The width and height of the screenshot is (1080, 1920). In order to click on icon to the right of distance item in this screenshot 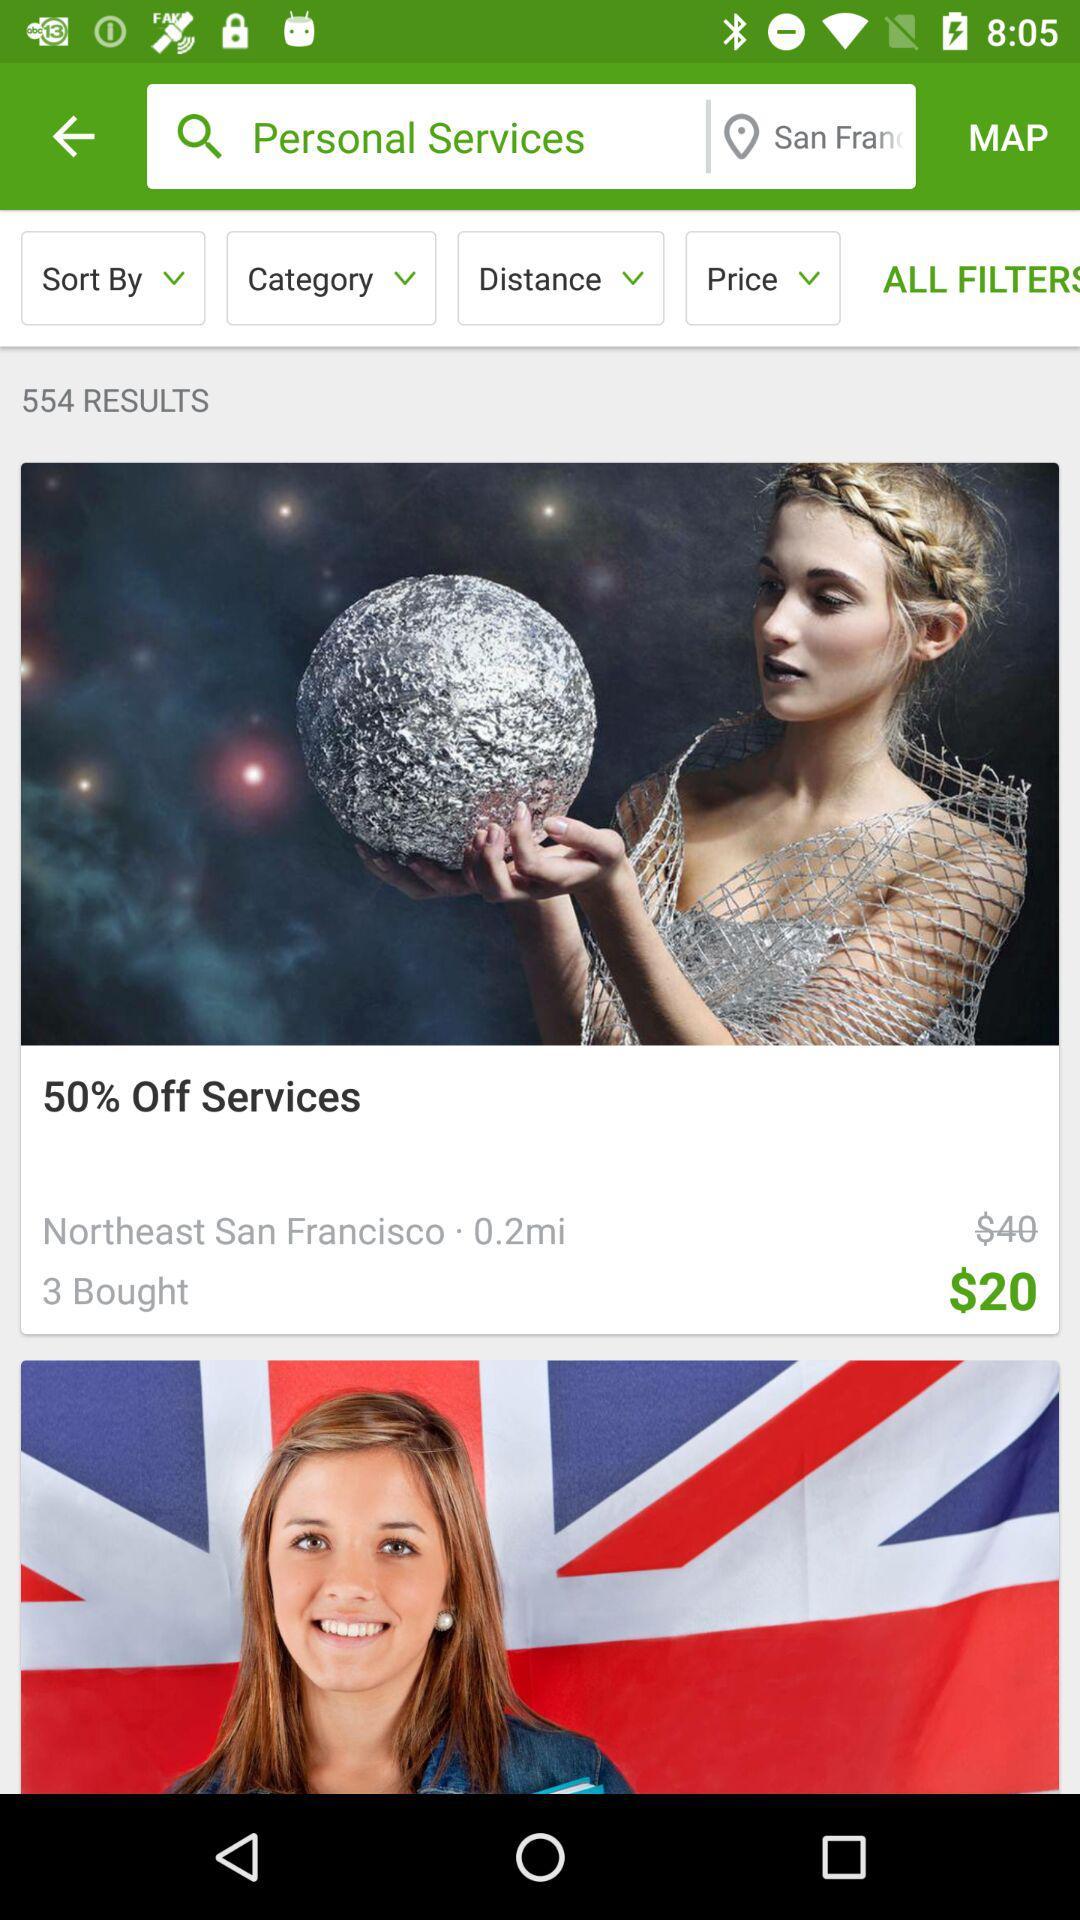, I will do `click(763, 277)`.